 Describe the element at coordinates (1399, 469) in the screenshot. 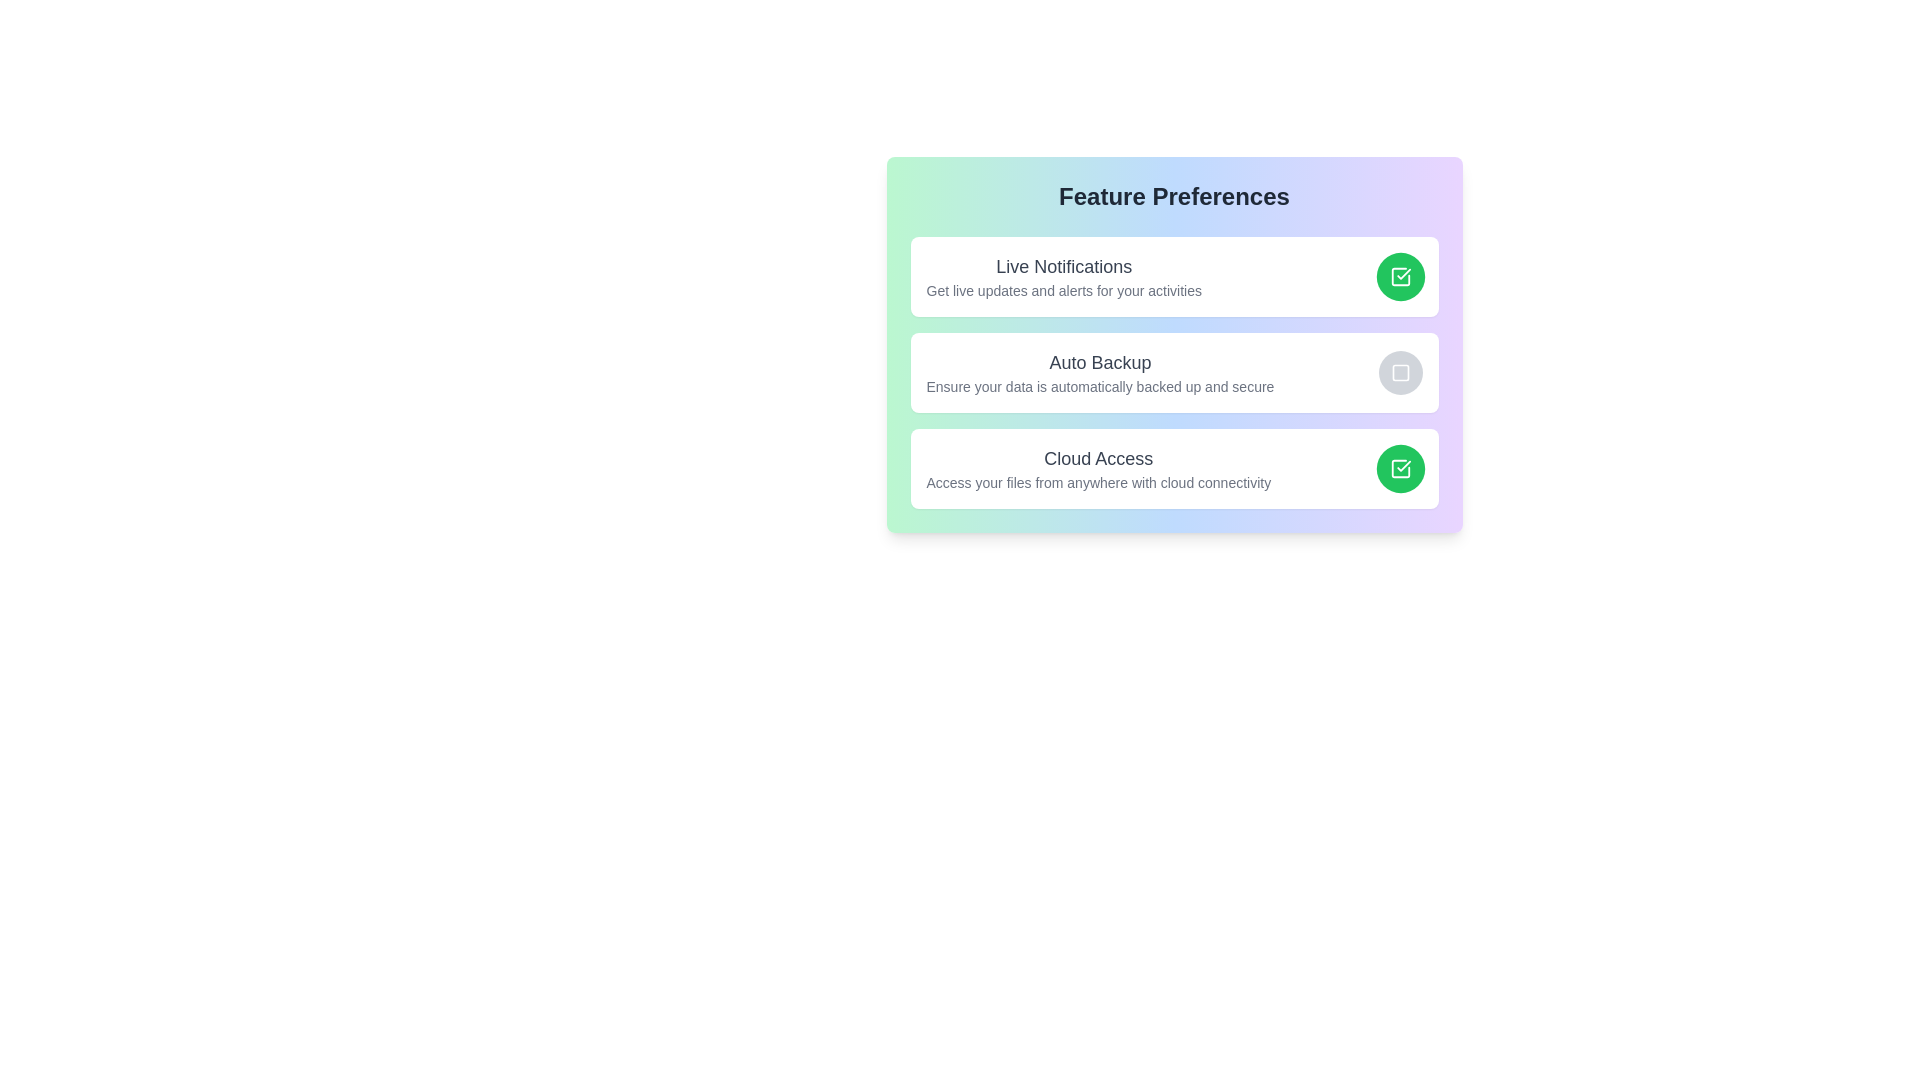

I see `the green circular icon with a white outlined square and checkmark, which is the third icon on the right side of the interface` at that location.